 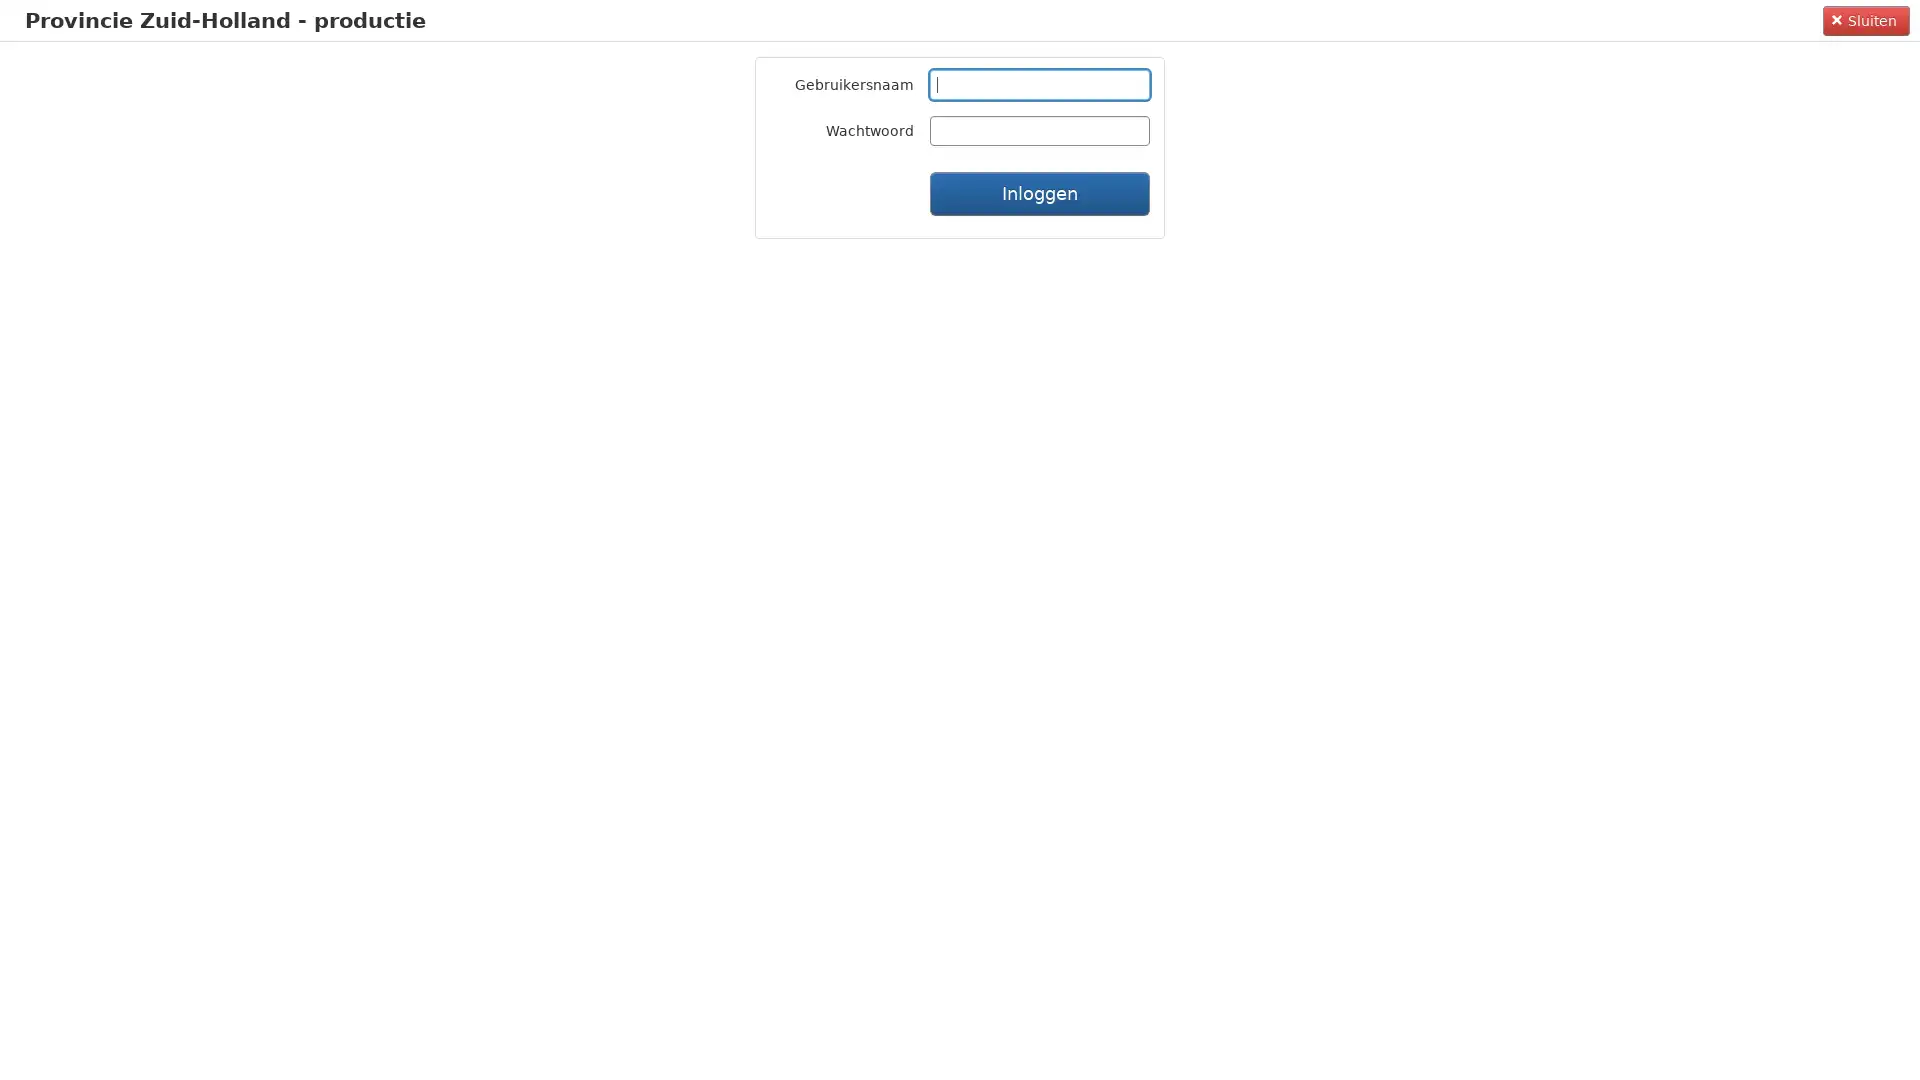 I want to click on Sluiten, so click(x=1865, y=19).